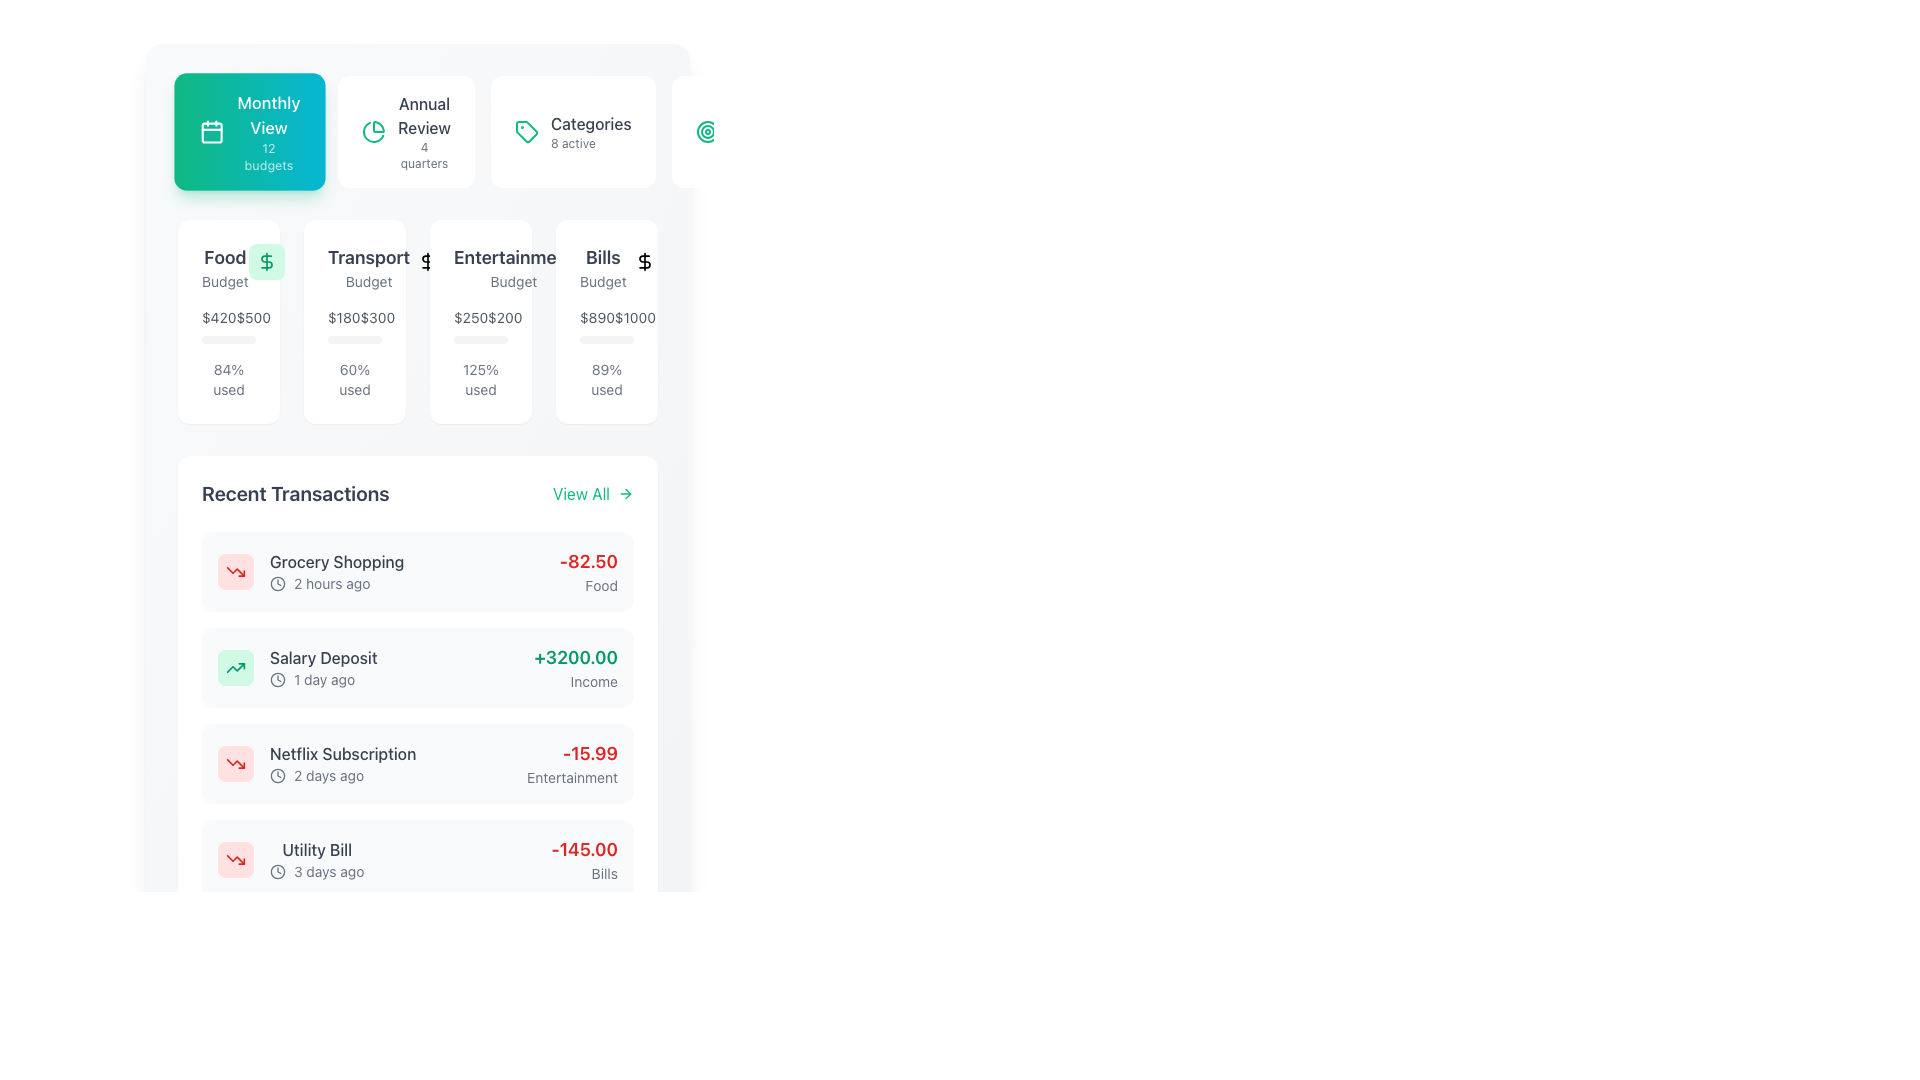  Describe the element at coordinates (225, 266) in the screenshot. I see `the 'Food' budget category text label located at the top-left of the card grid` at that location.